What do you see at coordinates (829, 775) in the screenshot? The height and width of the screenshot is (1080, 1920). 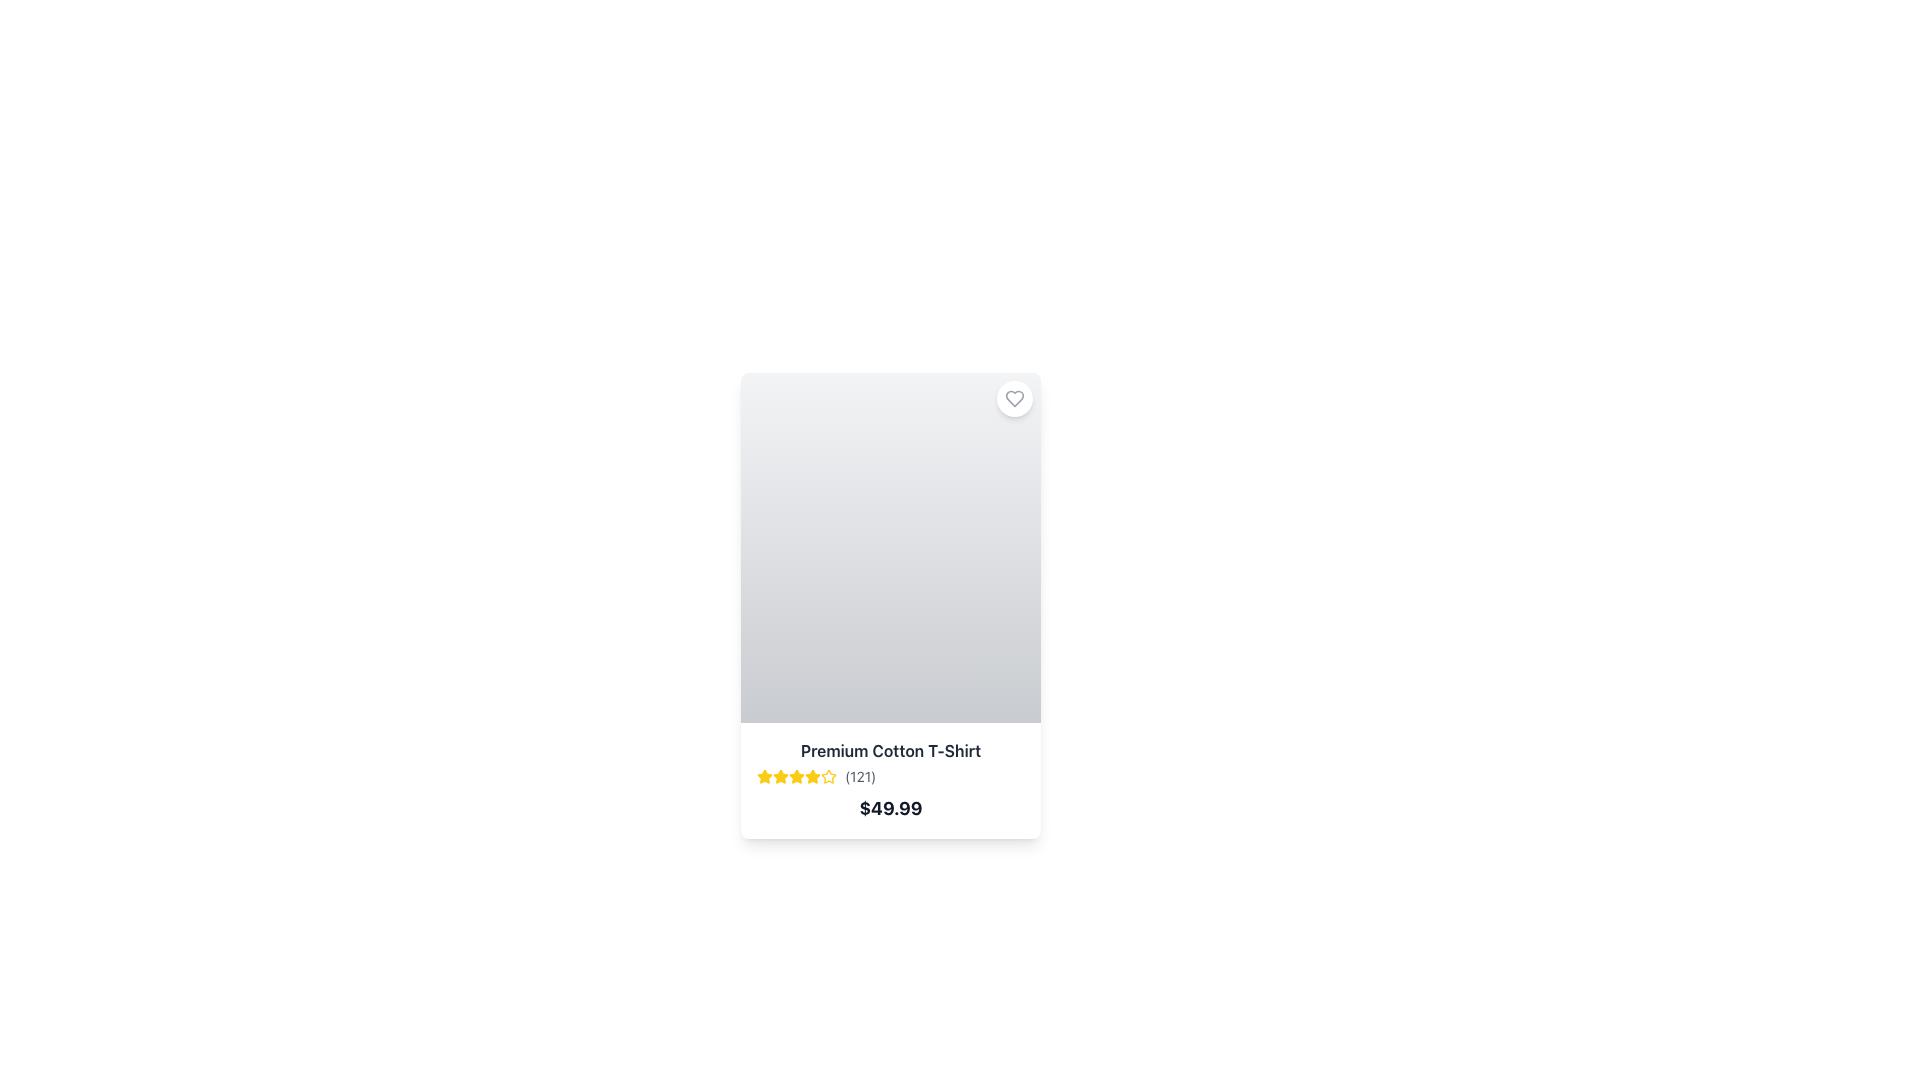 I see `the sixth star icon in the rating system, which is displayed horizontally below the product image and above the product name and price` at bounding box center [829, 775].